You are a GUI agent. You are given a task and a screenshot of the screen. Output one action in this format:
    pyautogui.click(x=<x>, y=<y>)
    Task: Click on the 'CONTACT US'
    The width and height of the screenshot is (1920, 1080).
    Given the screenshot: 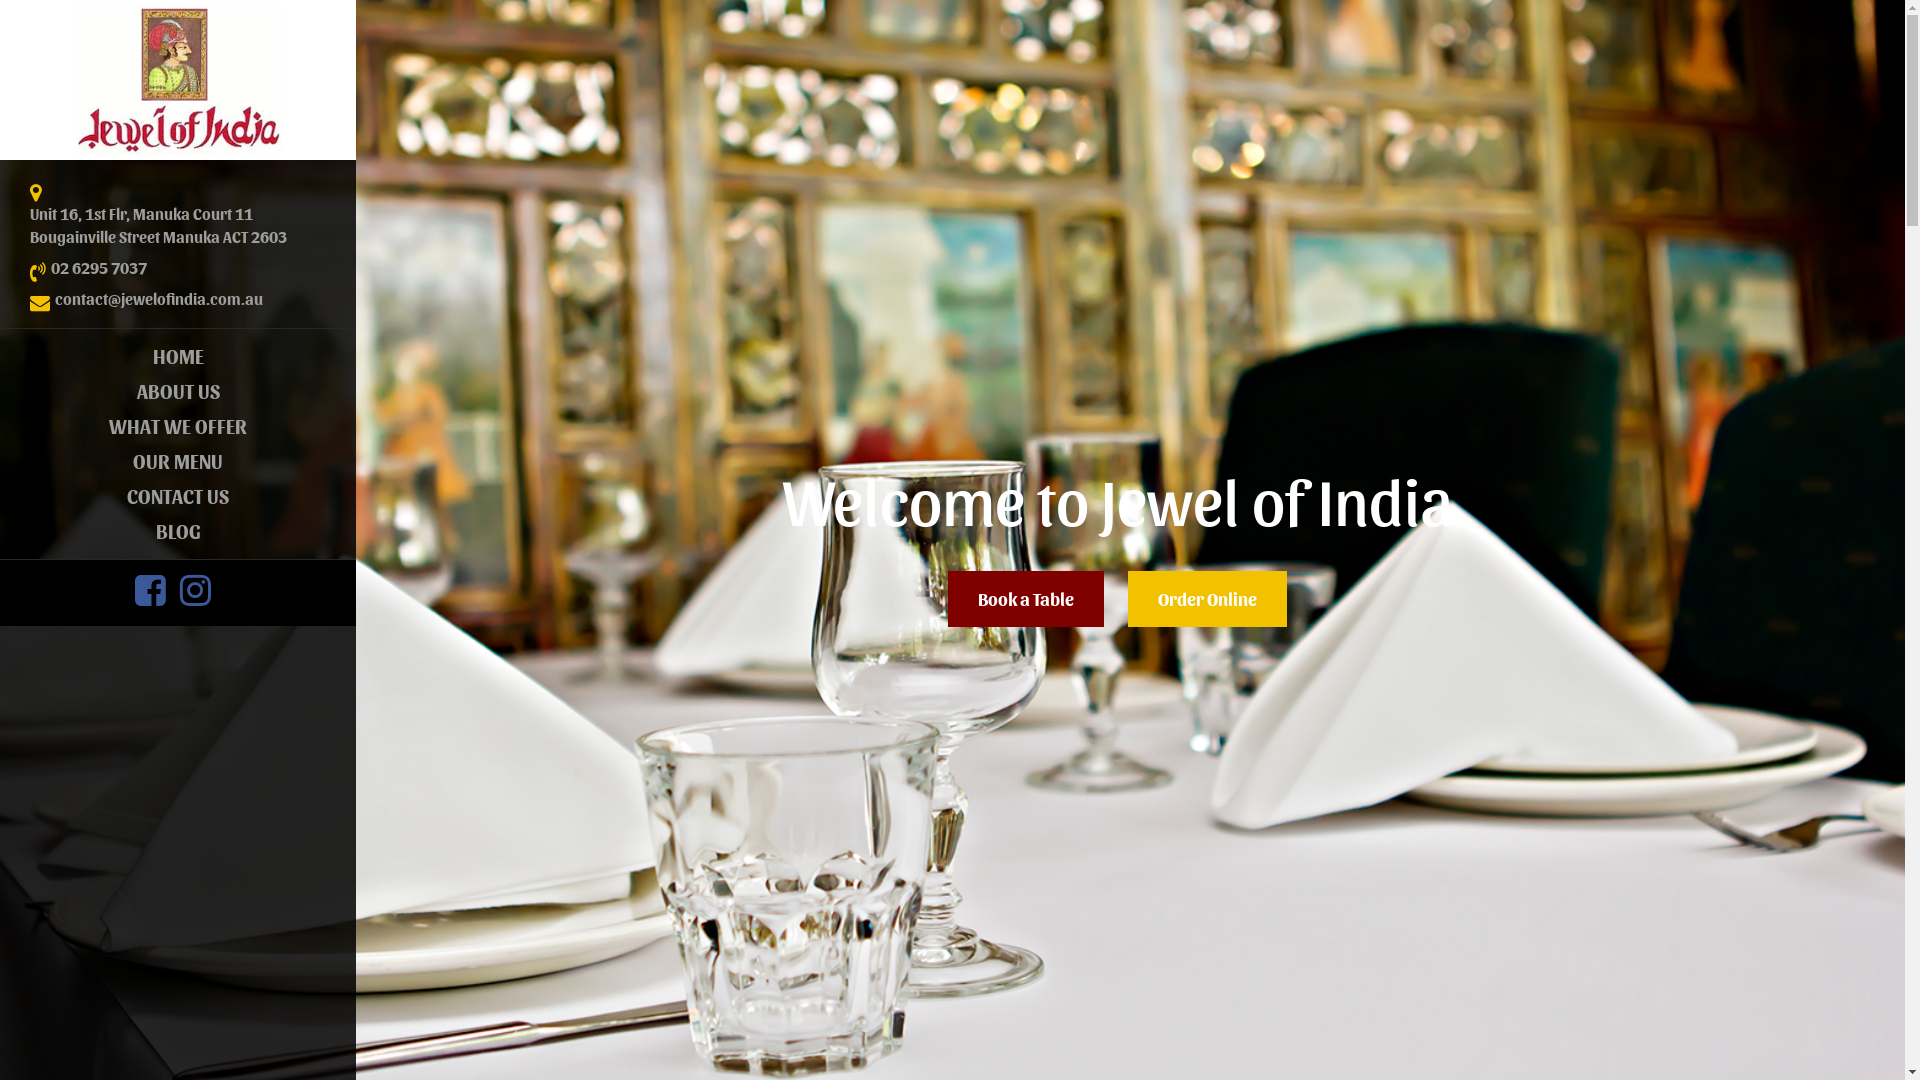 What is the action you would take?
    pyautogui.click(x=177, y=495)
    